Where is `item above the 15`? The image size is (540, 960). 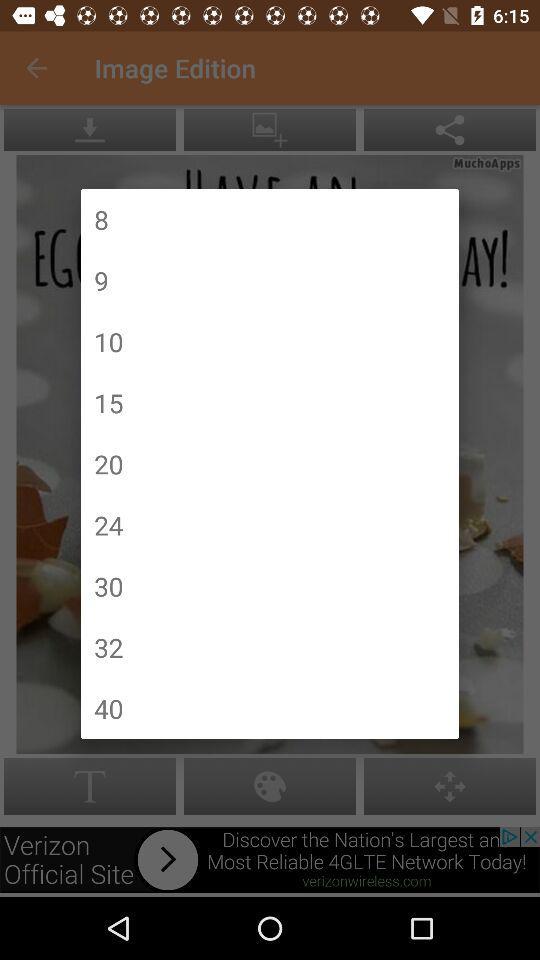 item above the 15 is located at coordinates (108, 341).